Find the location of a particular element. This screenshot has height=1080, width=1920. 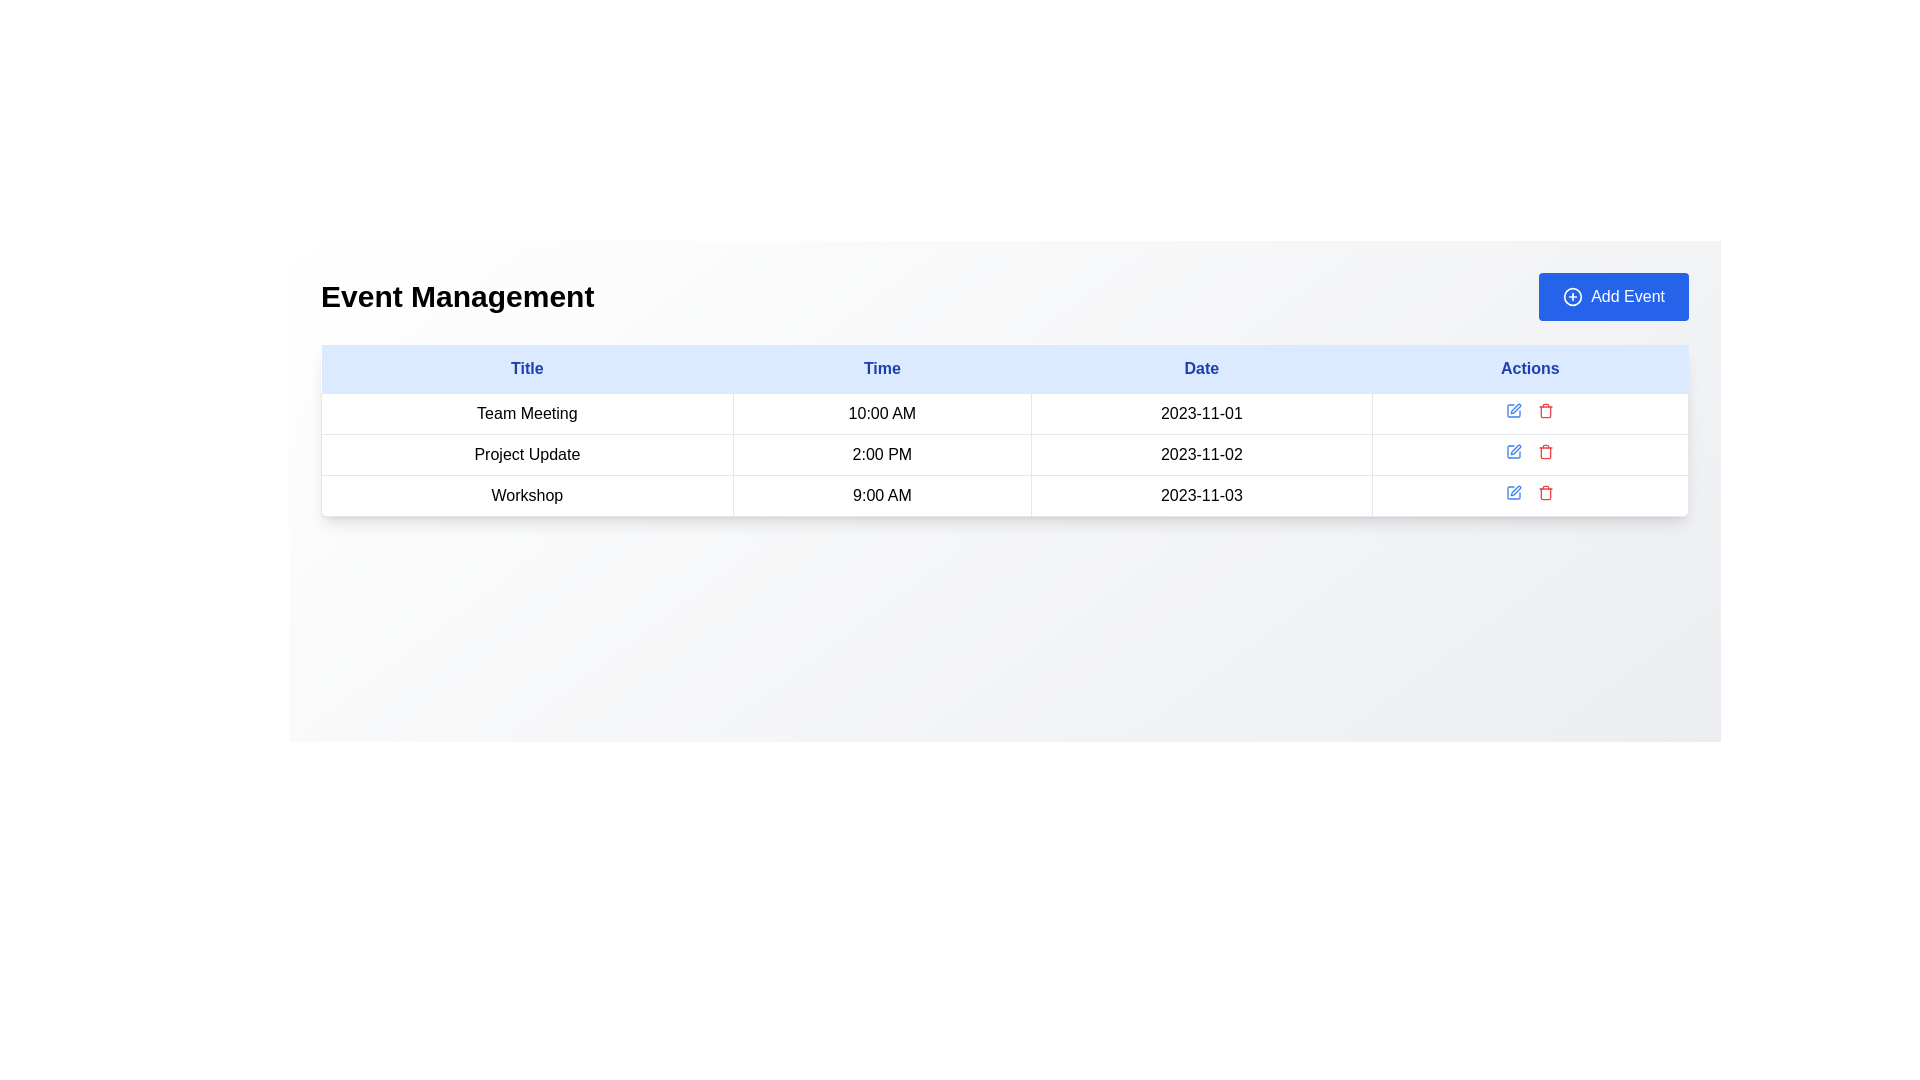

the 'Workshop' text label, which is displayed in bold black font in the leftmost column of the third row in a table is located at coordinates (527, 495).